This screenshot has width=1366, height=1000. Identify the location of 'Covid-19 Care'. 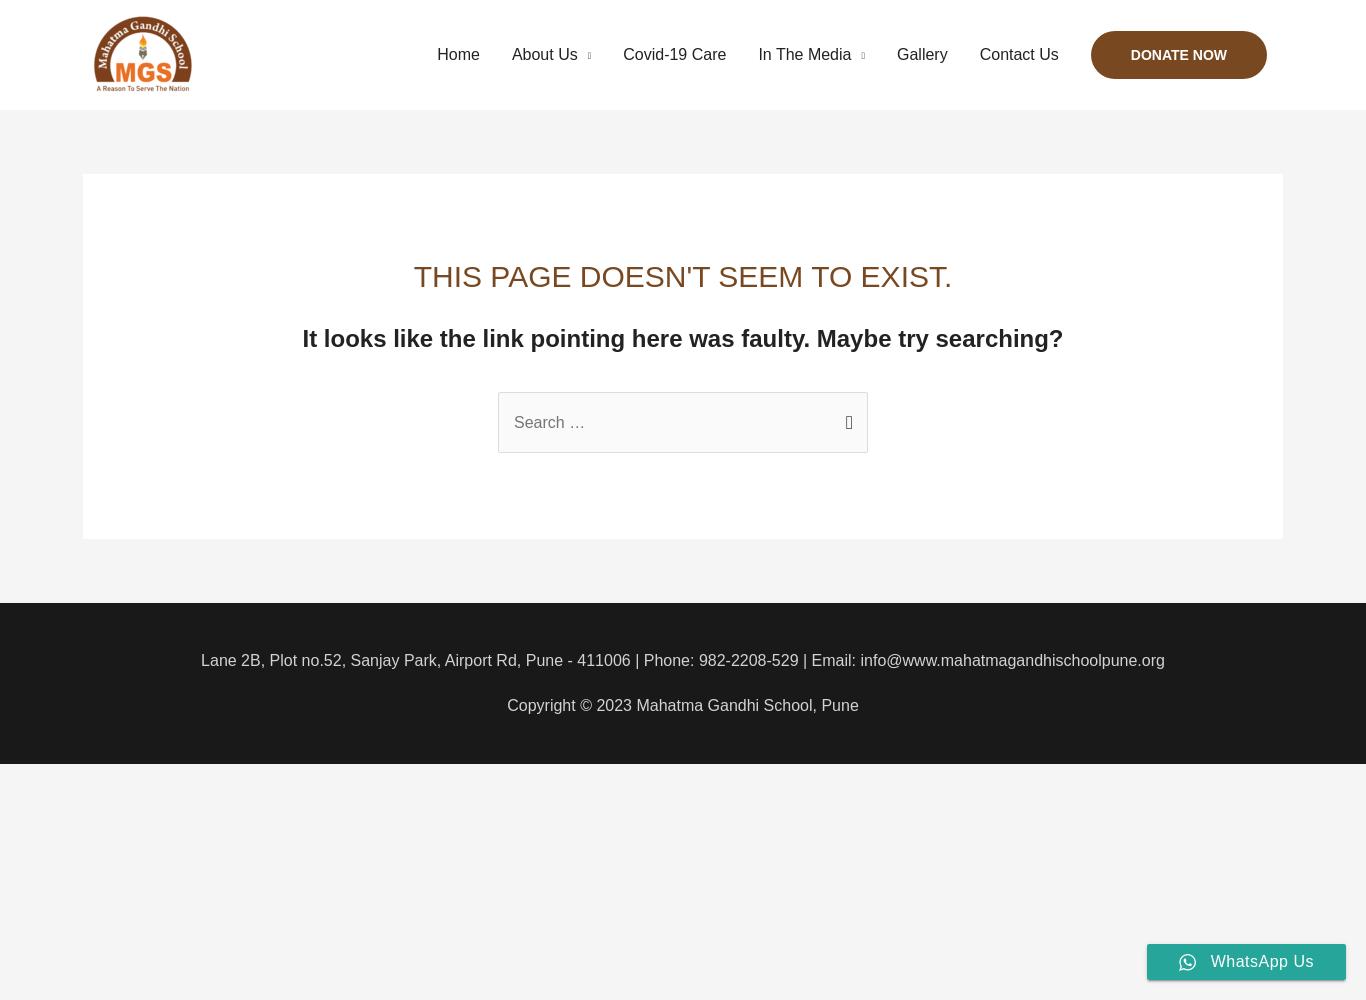
(673, 54).